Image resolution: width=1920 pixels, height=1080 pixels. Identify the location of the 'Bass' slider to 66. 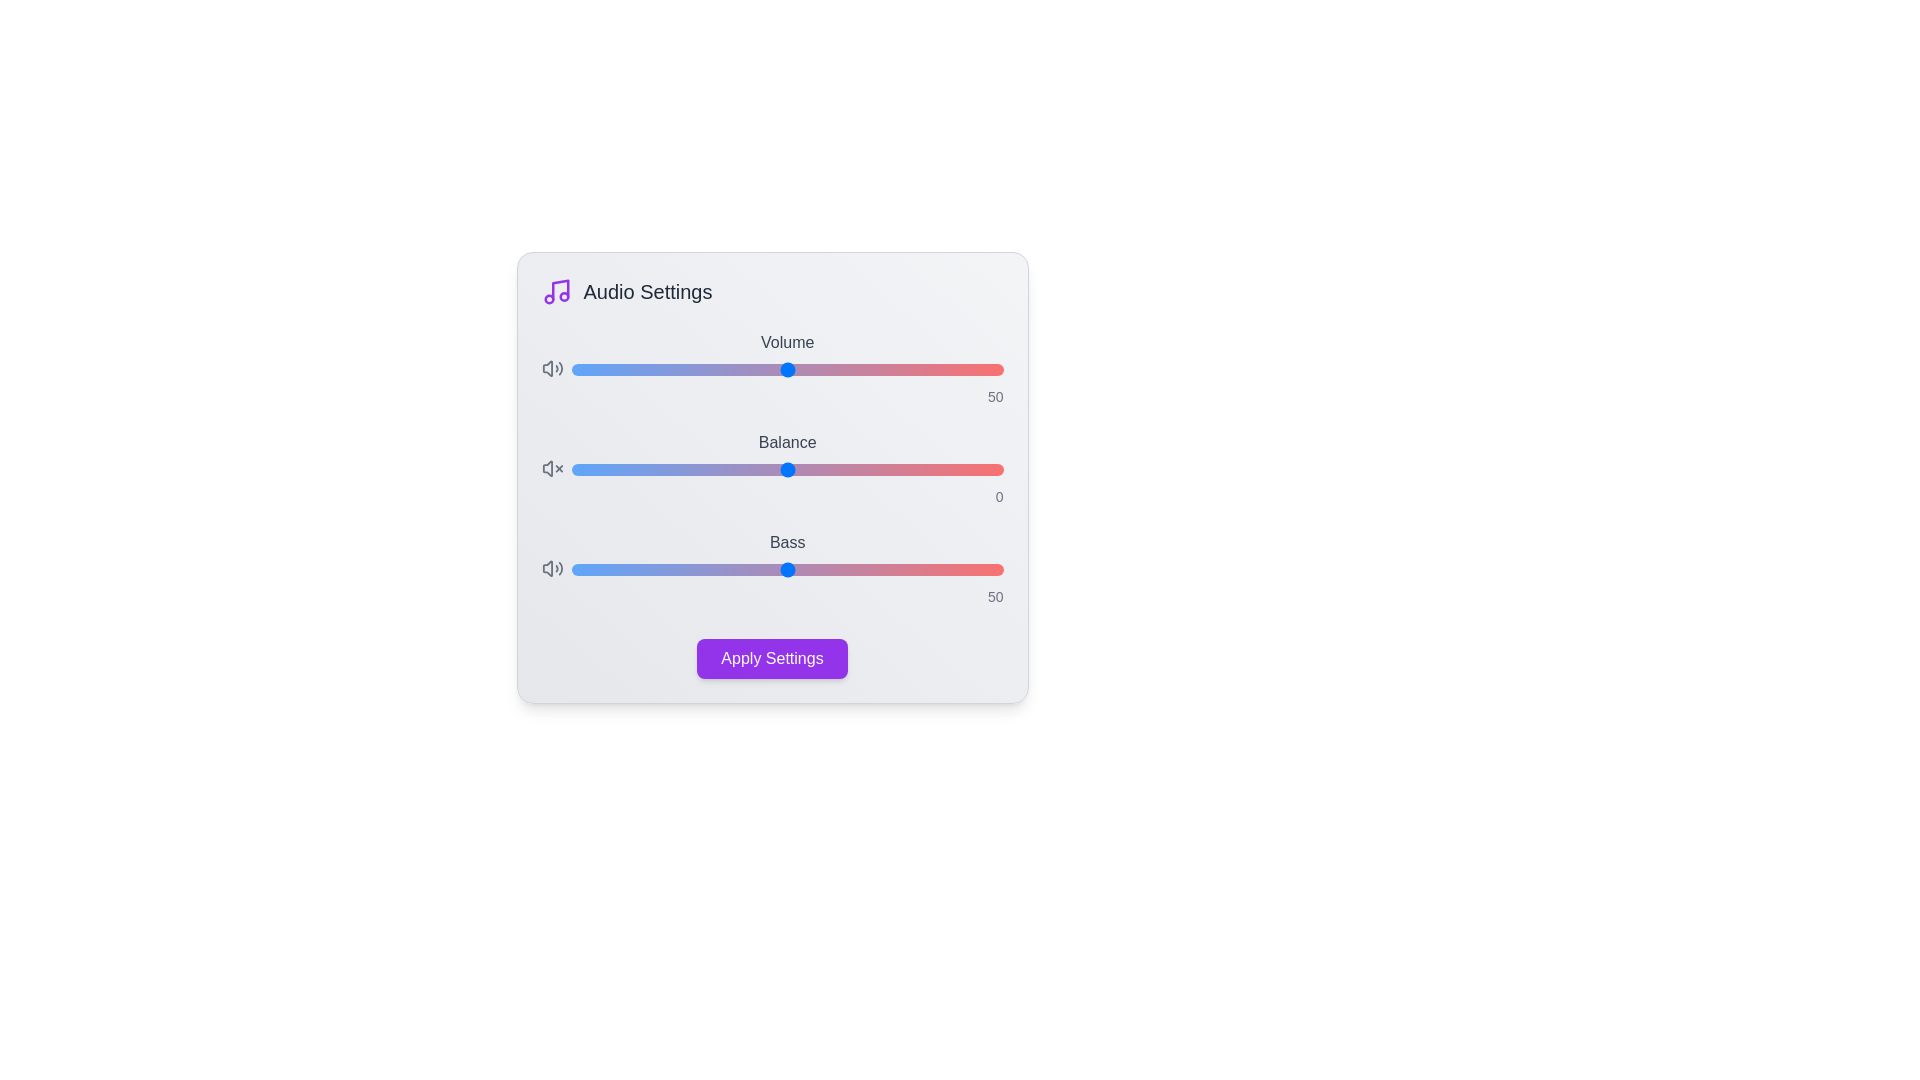
(856, 570).